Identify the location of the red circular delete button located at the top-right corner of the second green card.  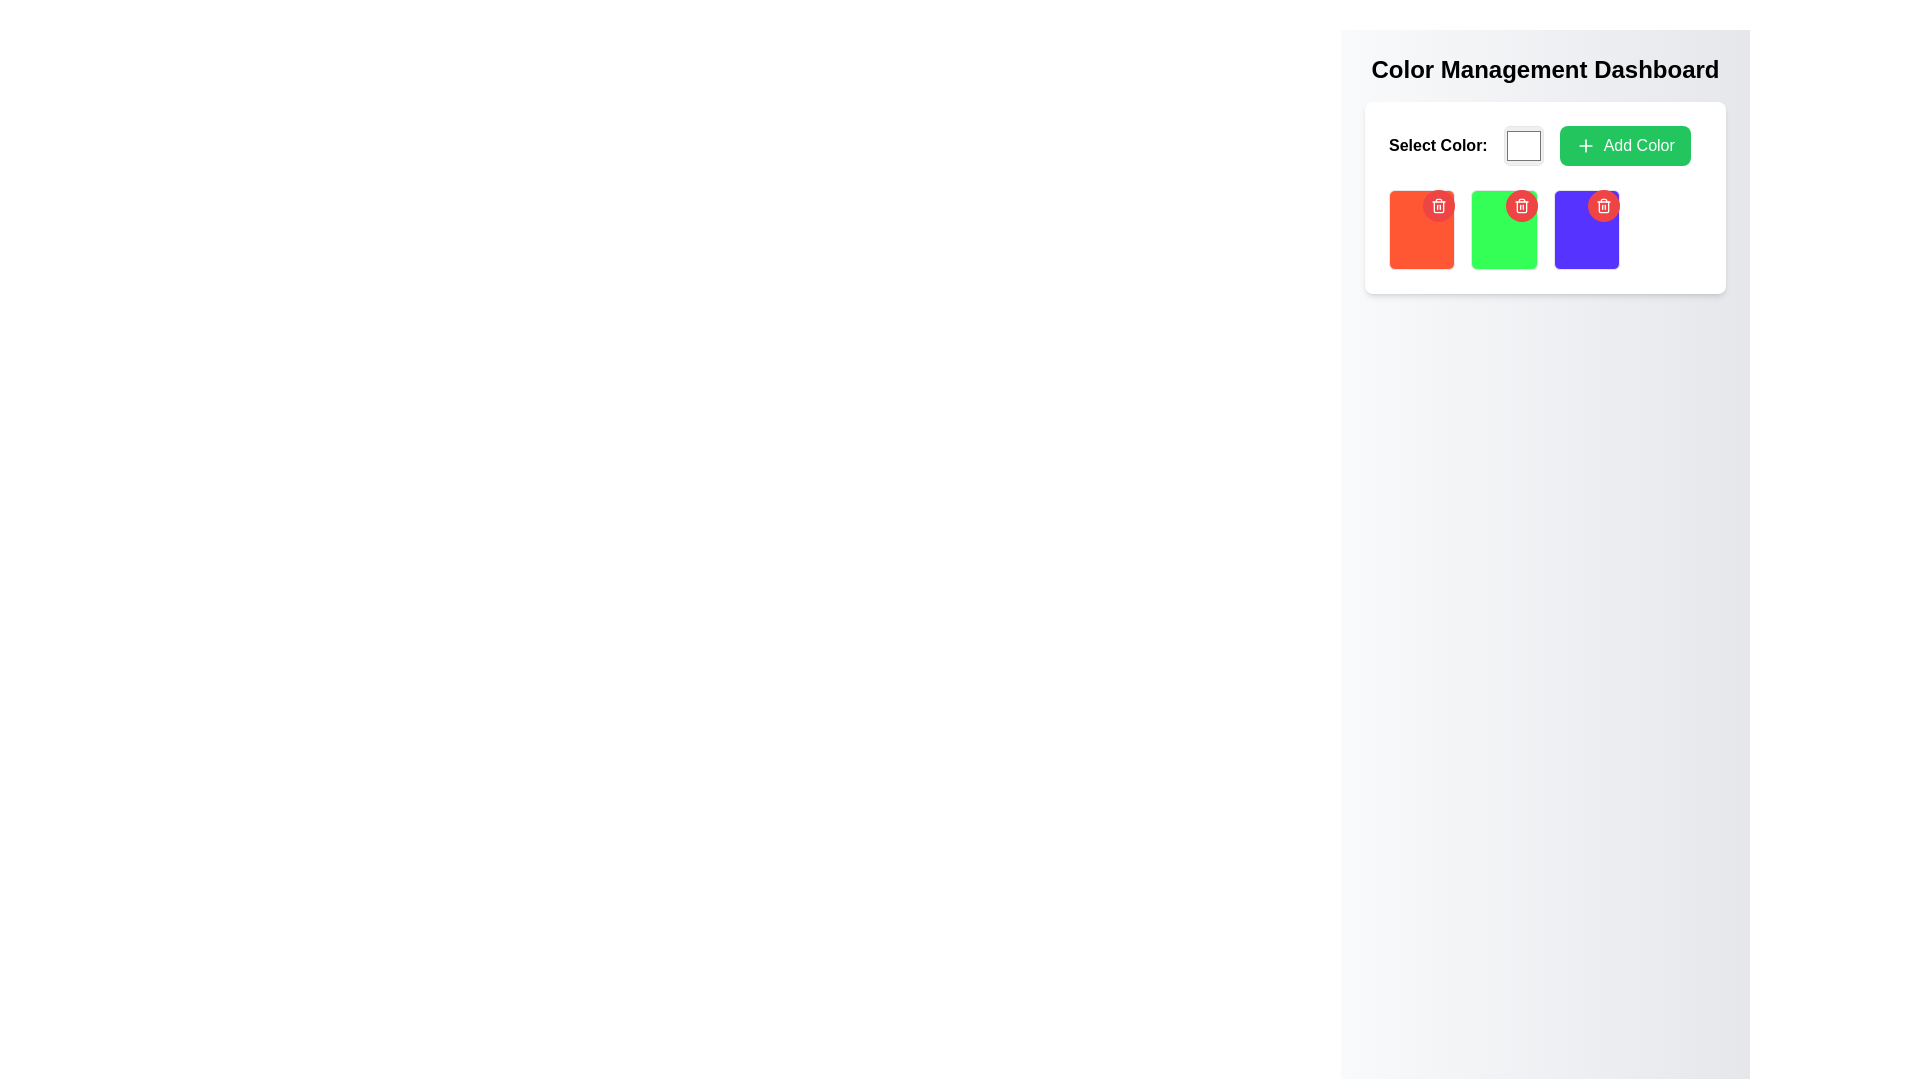
(1520, 205).